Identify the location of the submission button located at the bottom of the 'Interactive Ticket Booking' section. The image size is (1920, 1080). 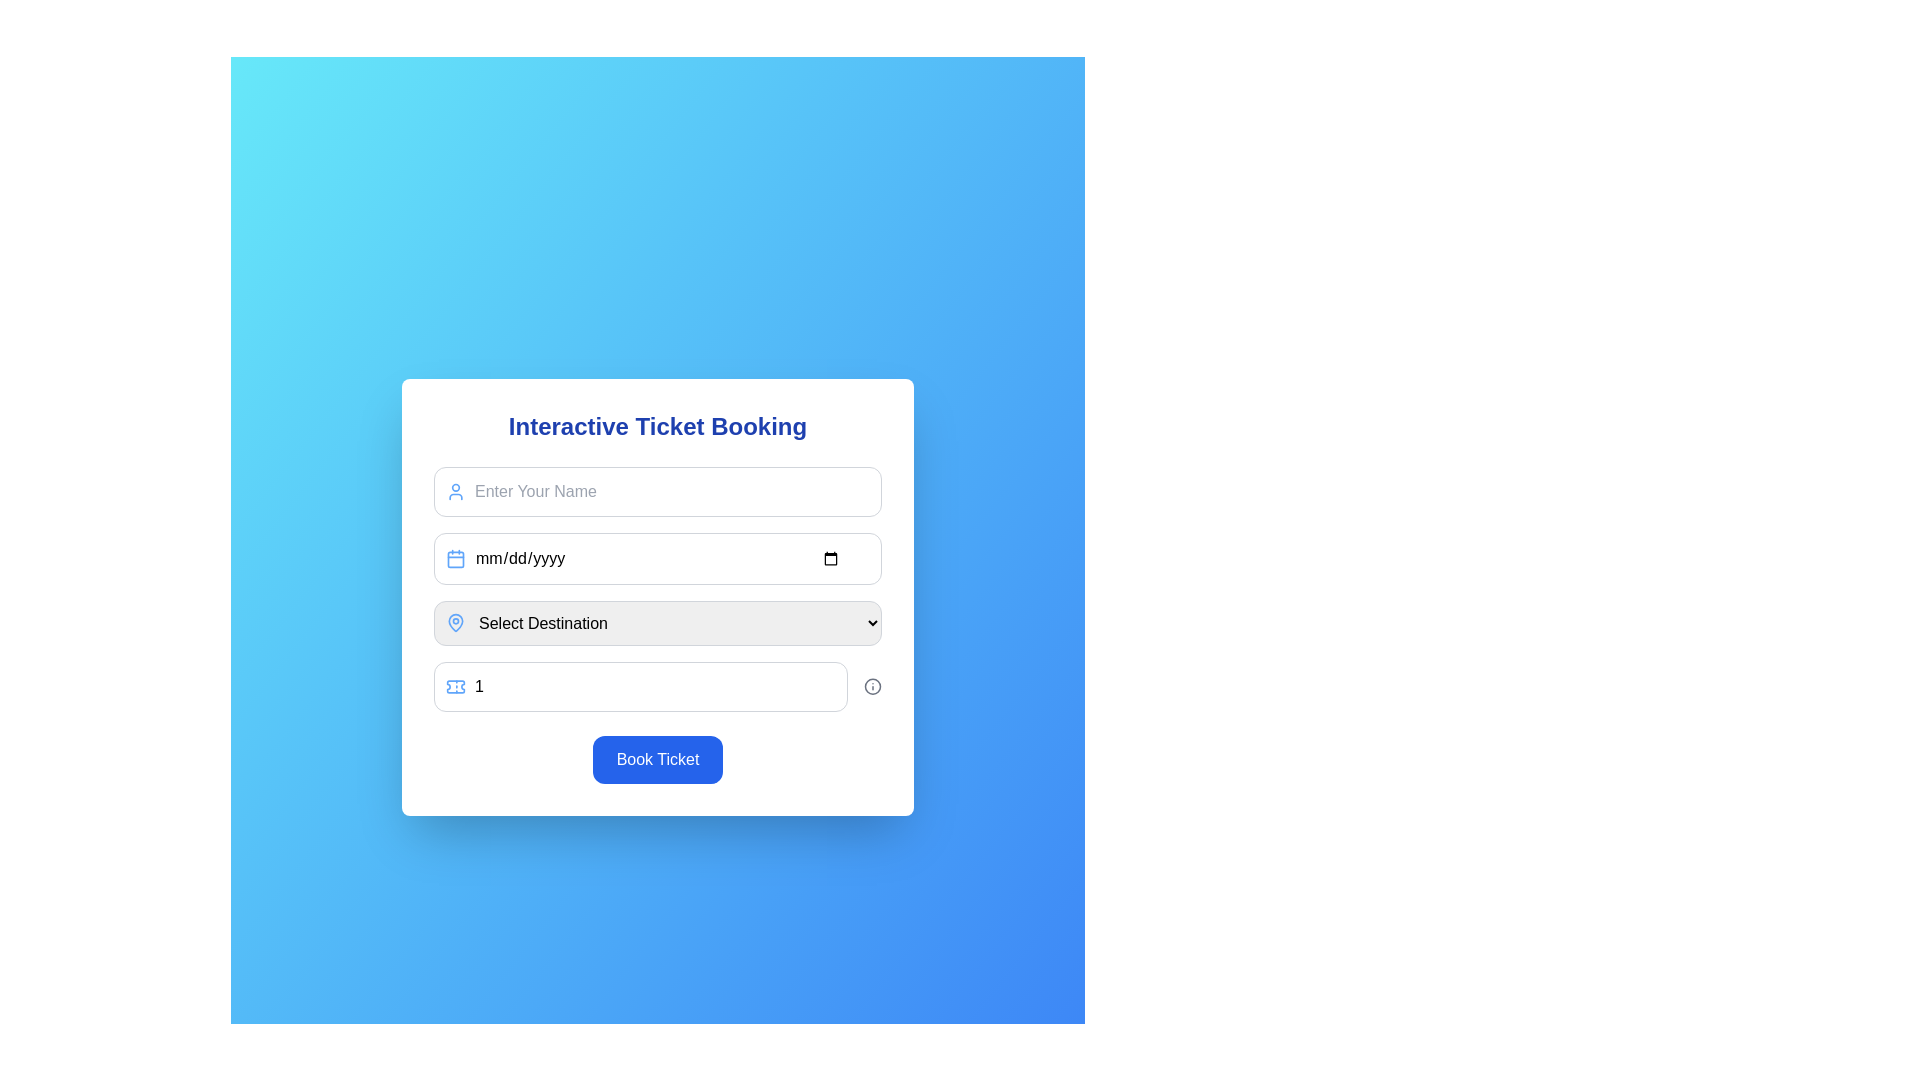
(657, 759).